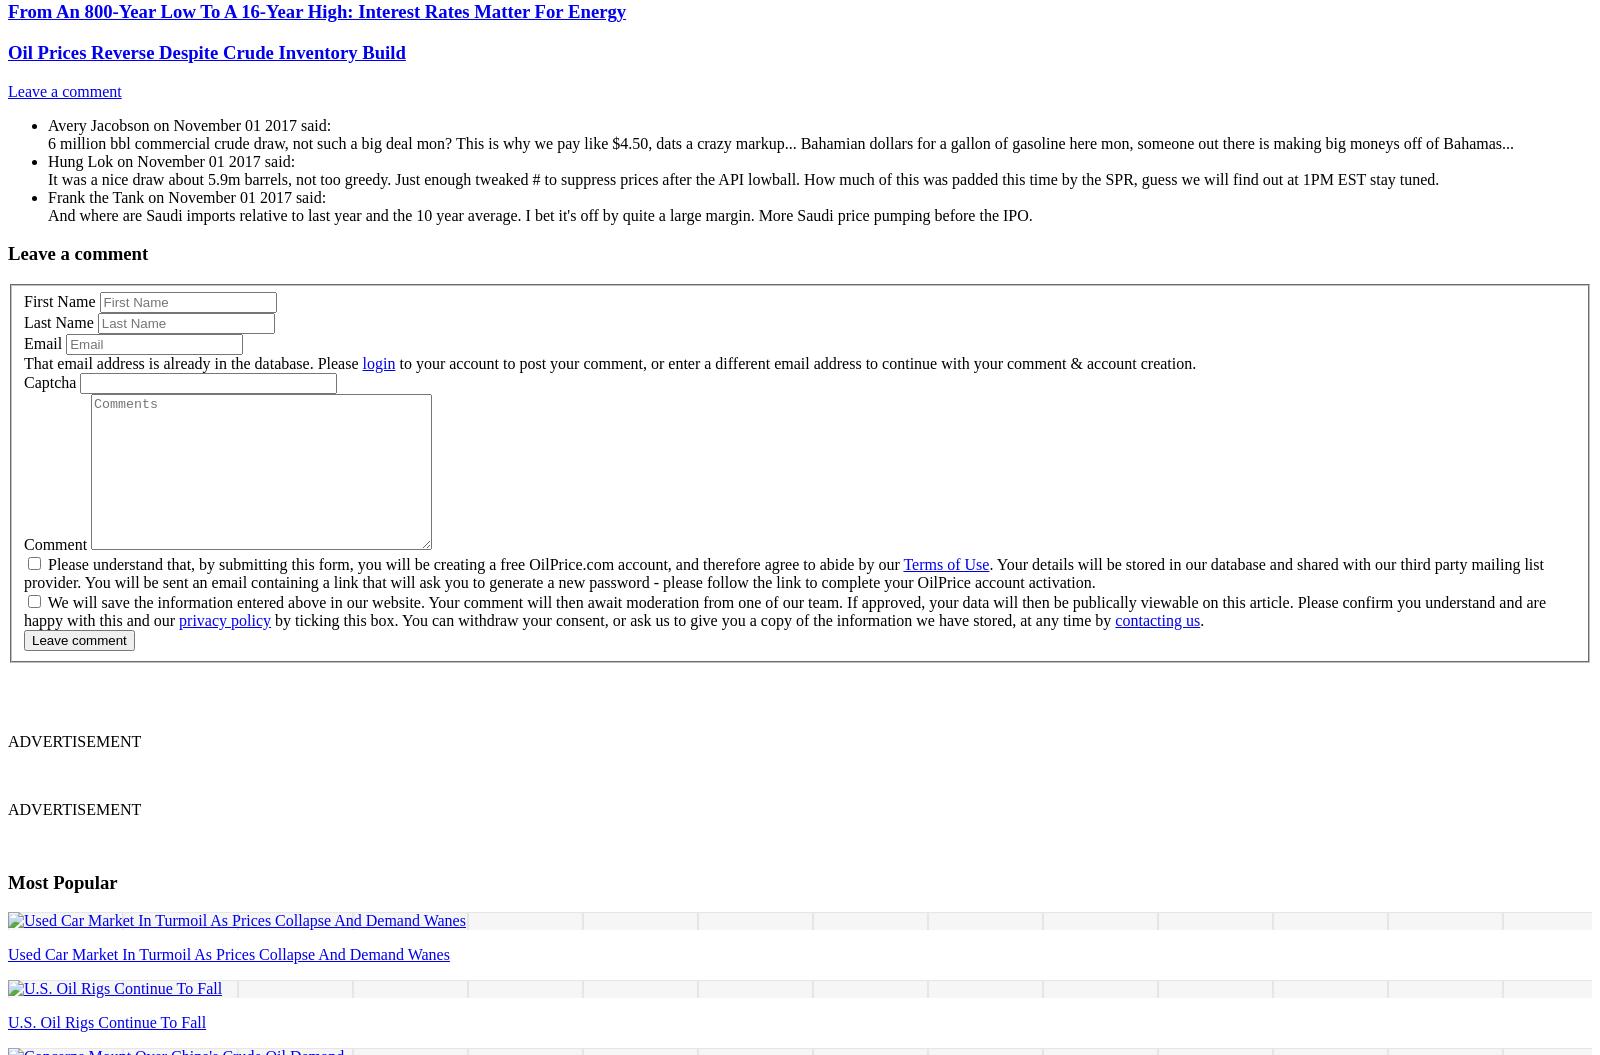 The width and height of the screenshot is (1600, 1055). I want to click on 'Frank the Tank', so click(95, 195).